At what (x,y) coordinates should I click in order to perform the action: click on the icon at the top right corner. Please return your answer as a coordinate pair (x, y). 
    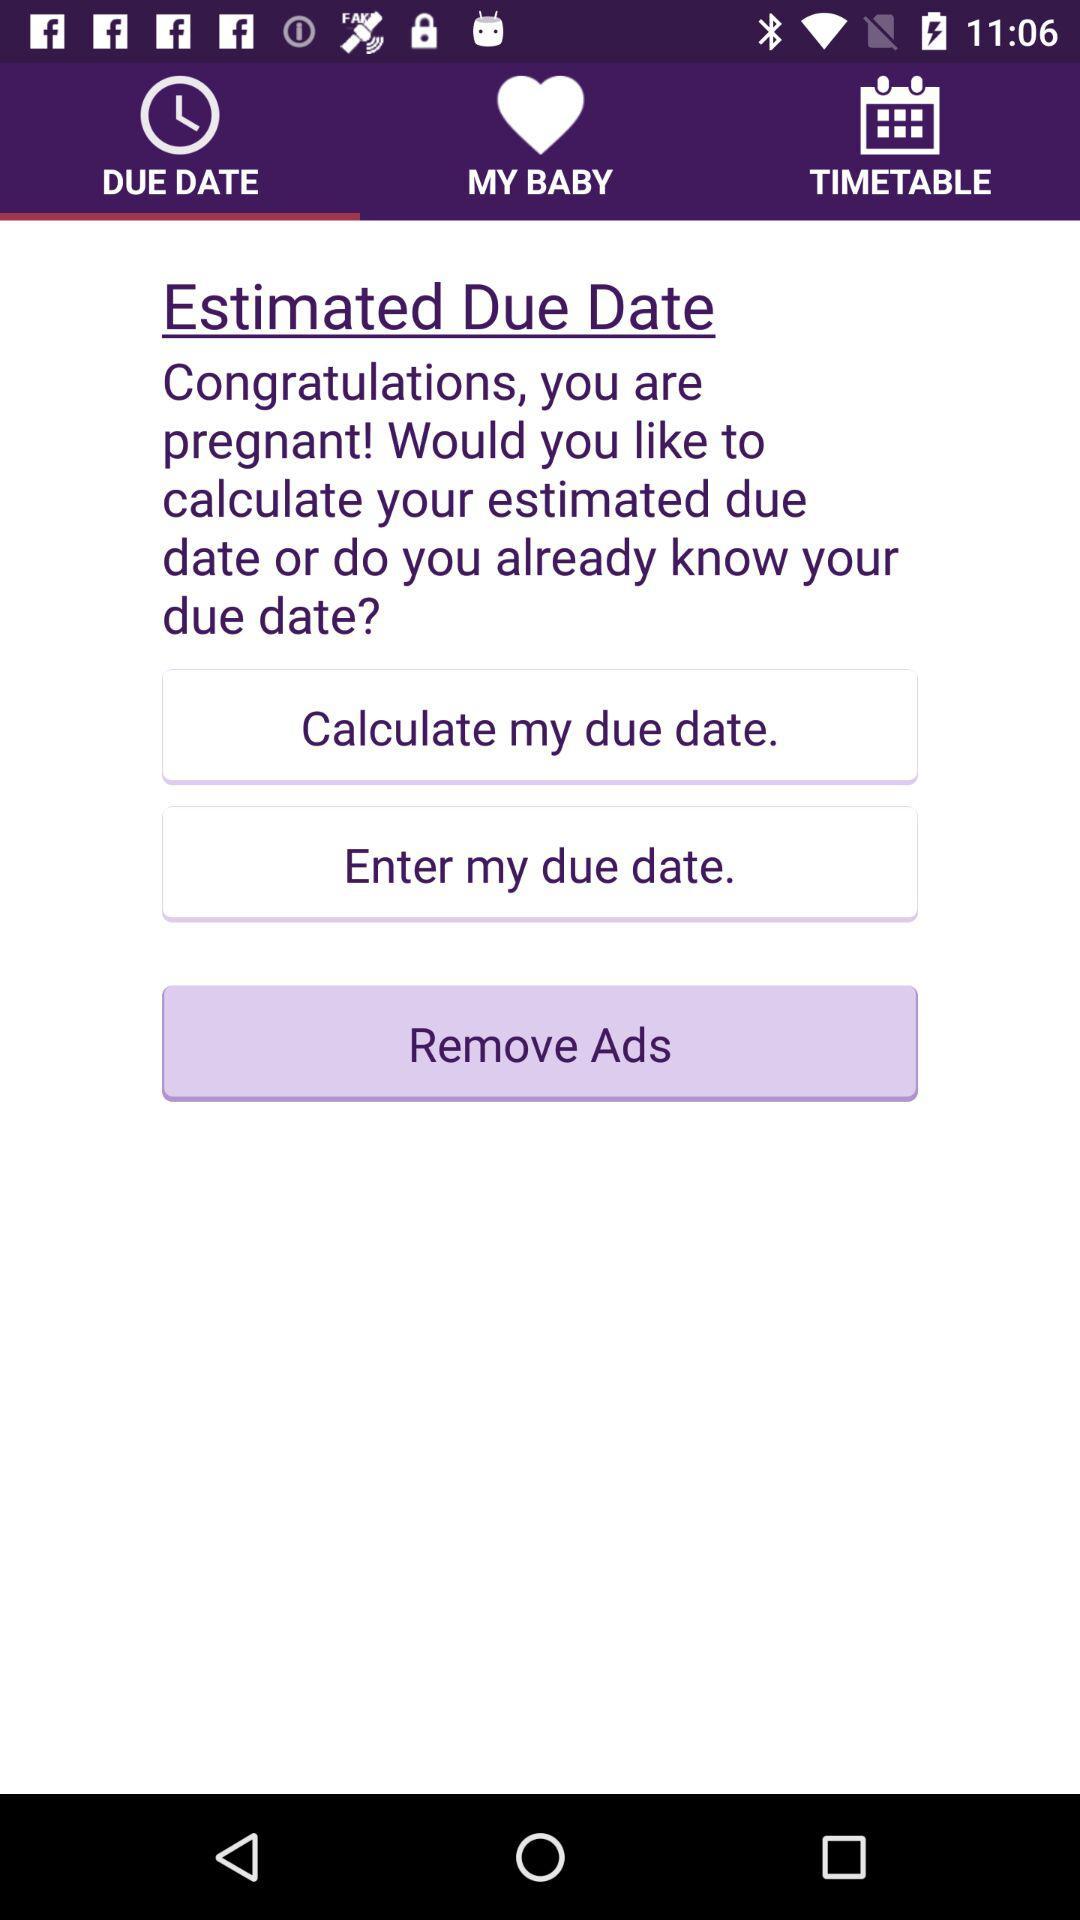
    Looking at the image, I should click on (898, 140).